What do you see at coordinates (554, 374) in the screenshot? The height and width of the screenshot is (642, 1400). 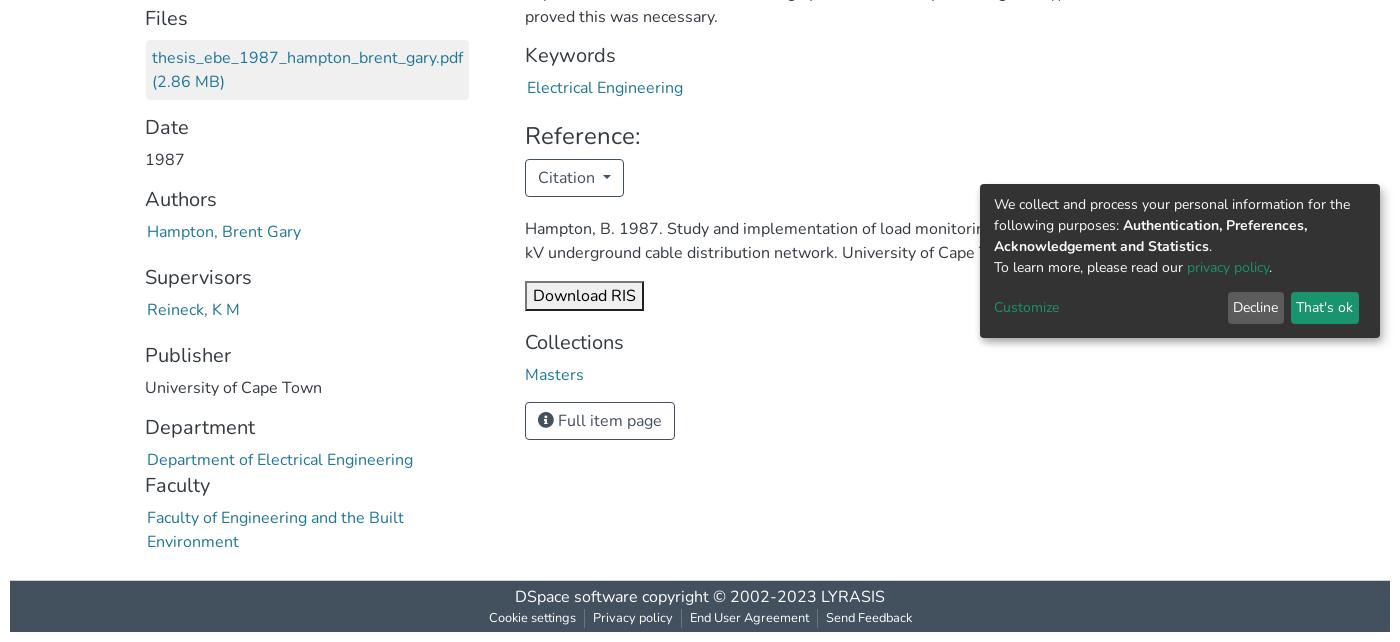 I see `'Masters'` at bounding box center [554, 374].